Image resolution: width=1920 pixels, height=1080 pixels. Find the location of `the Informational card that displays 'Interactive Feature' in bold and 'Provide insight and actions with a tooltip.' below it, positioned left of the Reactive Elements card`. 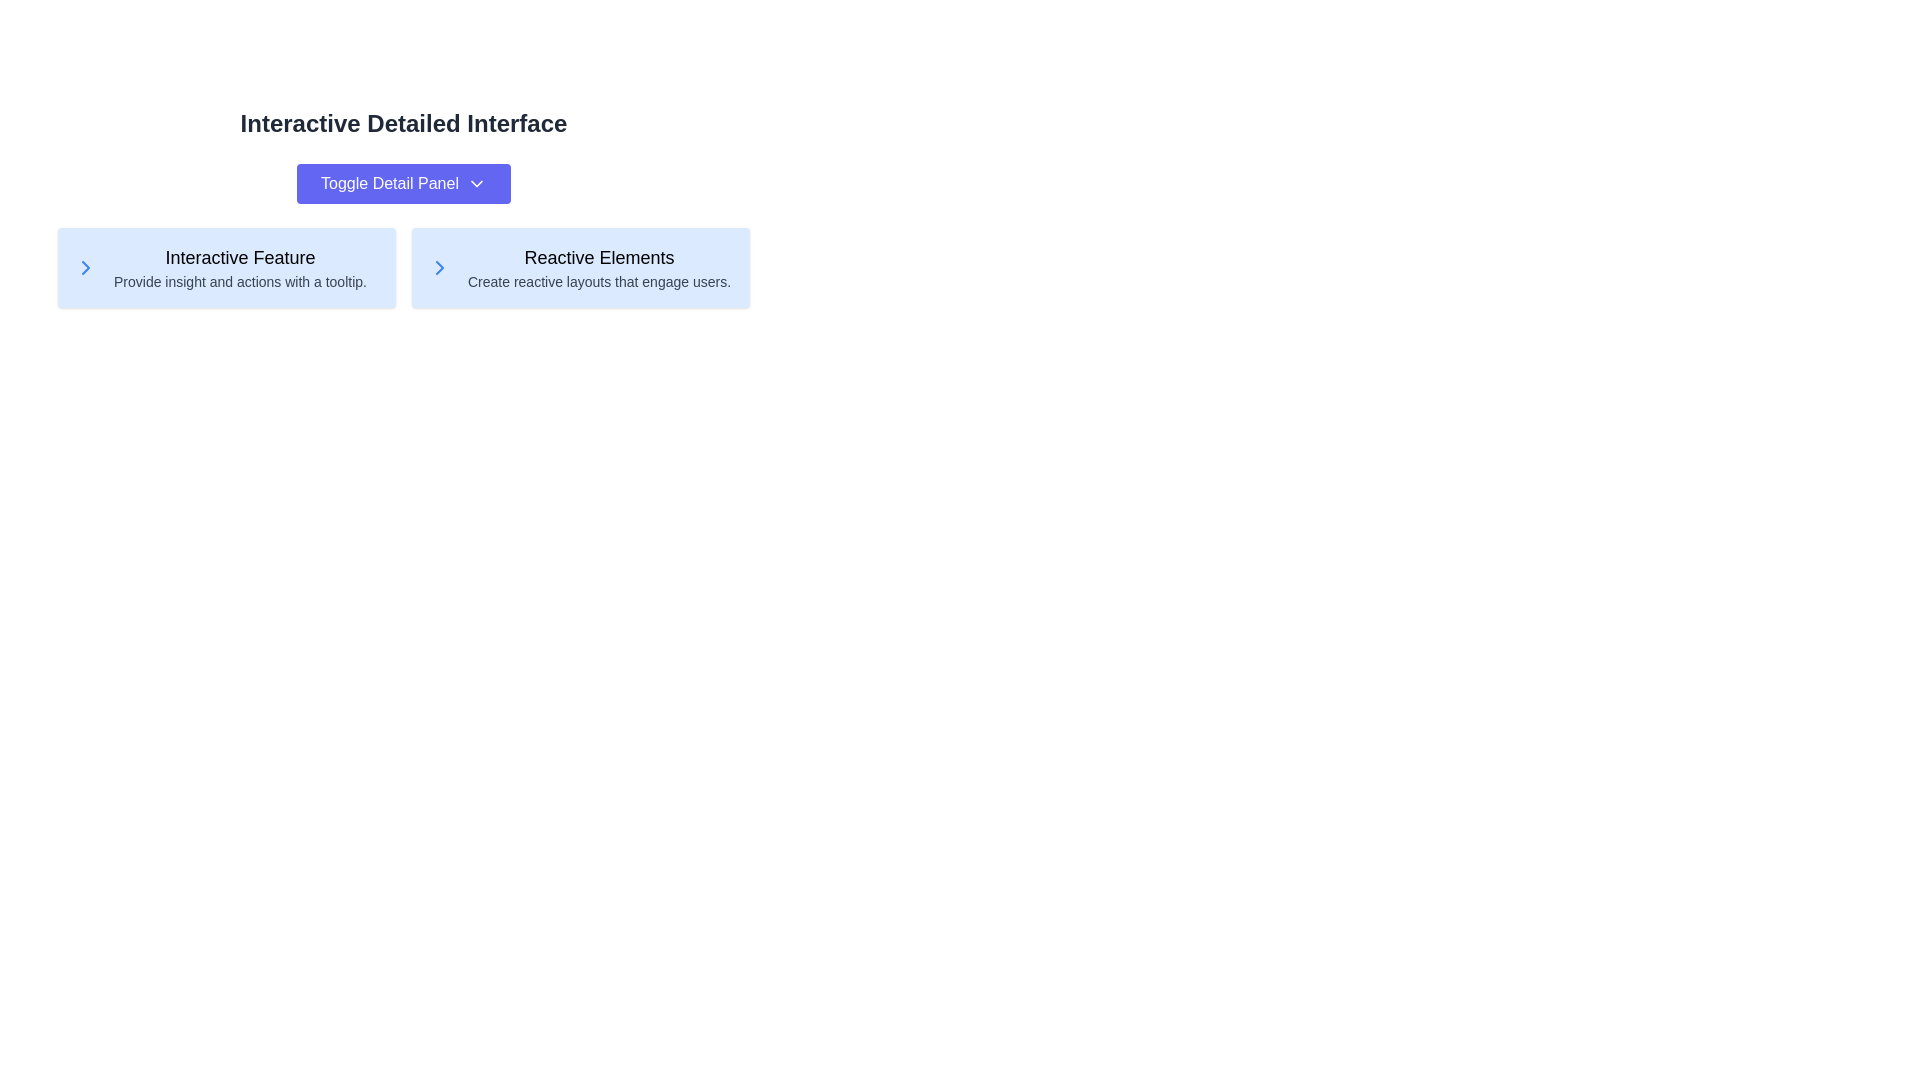

the Informational card that displays 'Interactive Feature' in bold and 'Provide insight and actions with a tooltip.' below it, positioned left of the Reactive Elements card is located at coordinates (240, 266).